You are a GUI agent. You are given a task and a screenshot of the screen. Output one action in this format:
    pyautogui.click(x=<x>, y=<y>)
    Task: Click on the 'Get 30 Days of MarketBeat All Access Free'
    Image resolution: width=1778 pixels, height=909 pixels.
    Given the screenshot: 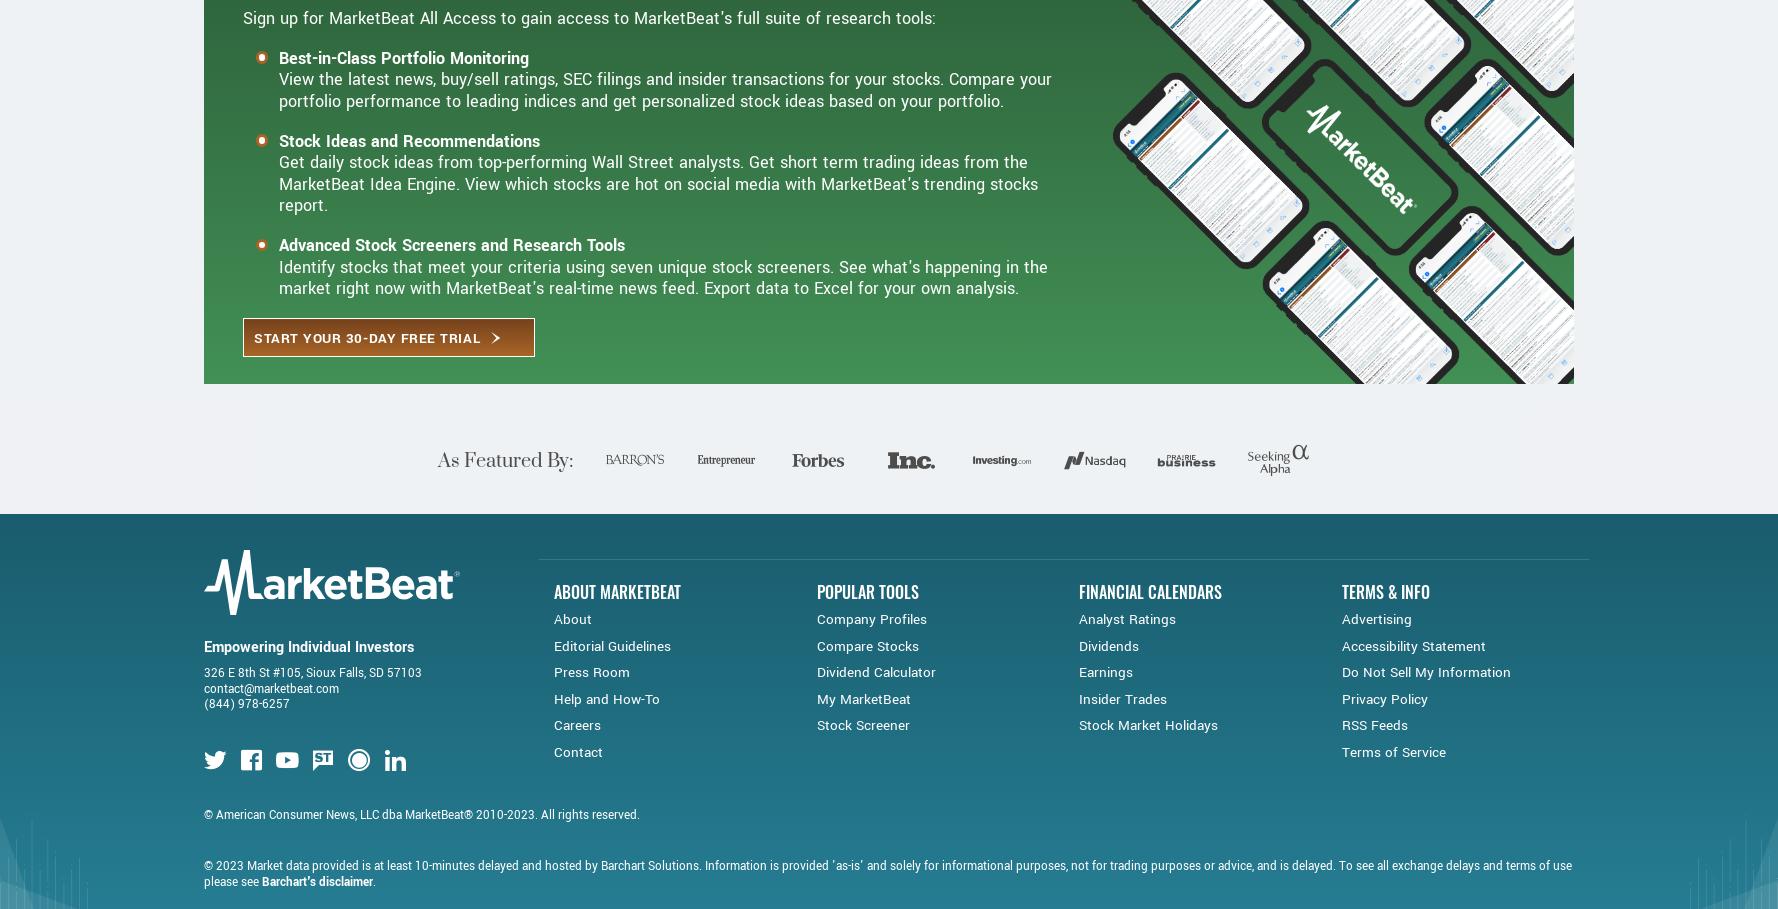 What is the action you would take?
    pyautogui.click(x=546, y=56)
    